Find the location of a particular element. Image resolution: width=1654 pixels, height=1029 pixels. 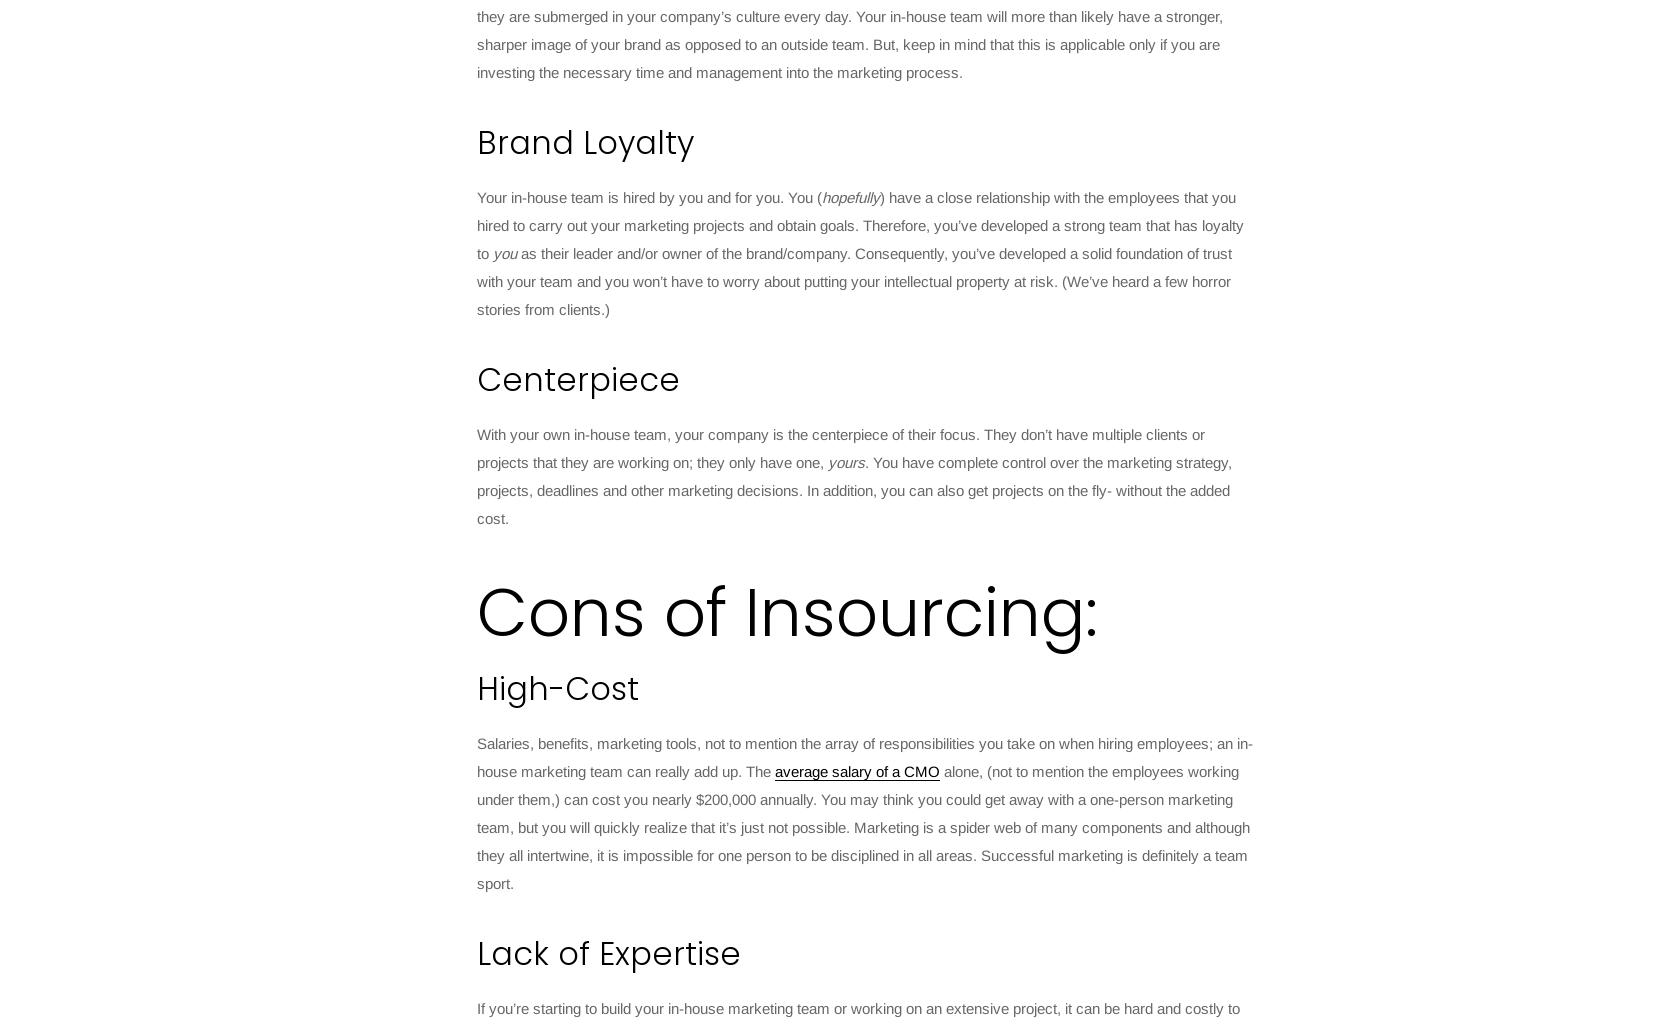

'hopefully' is located at coordinates (822, 197).